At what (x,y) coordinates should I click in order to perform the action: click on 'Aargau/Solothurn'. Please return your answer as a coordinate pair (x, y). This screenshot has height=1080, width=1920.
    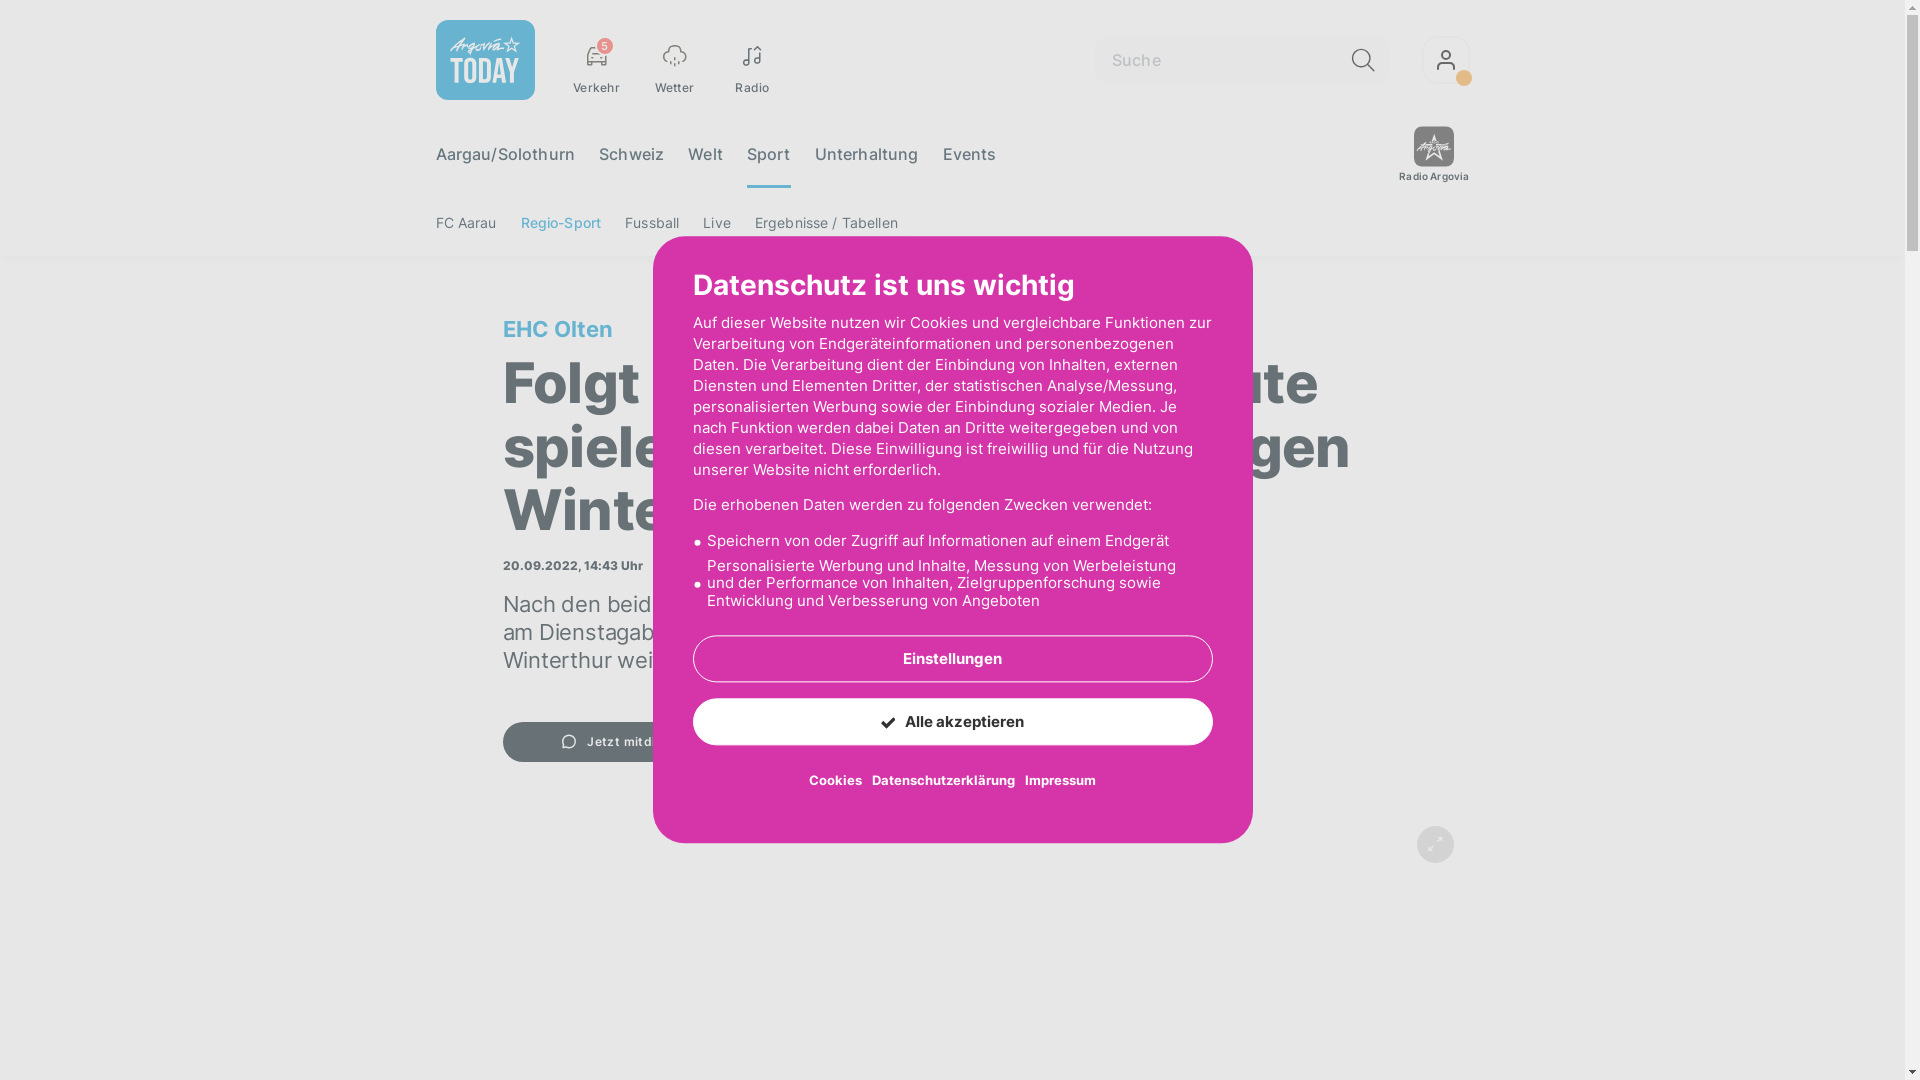
    Looking at the image, I should click on (505, 153).